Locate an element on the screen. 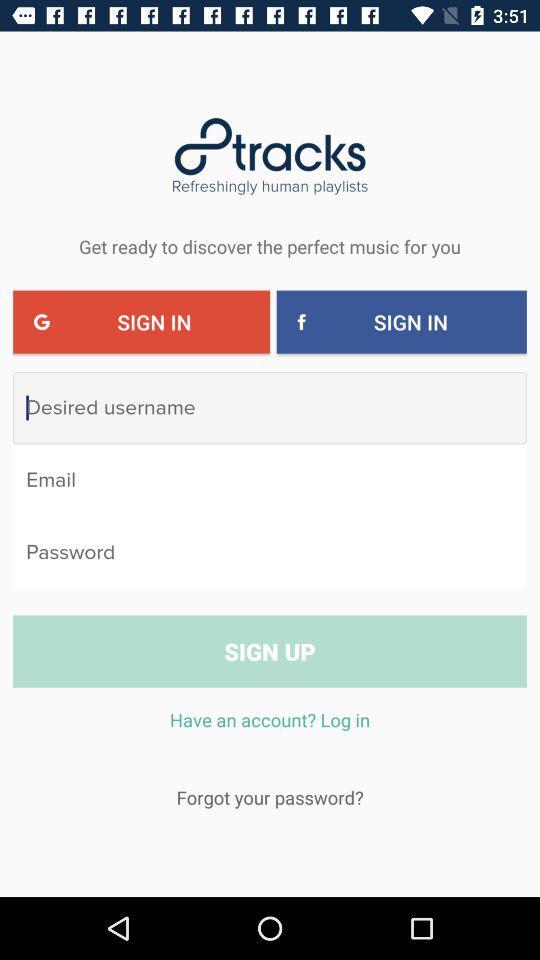  type in username is located at coordinates (270, 407).